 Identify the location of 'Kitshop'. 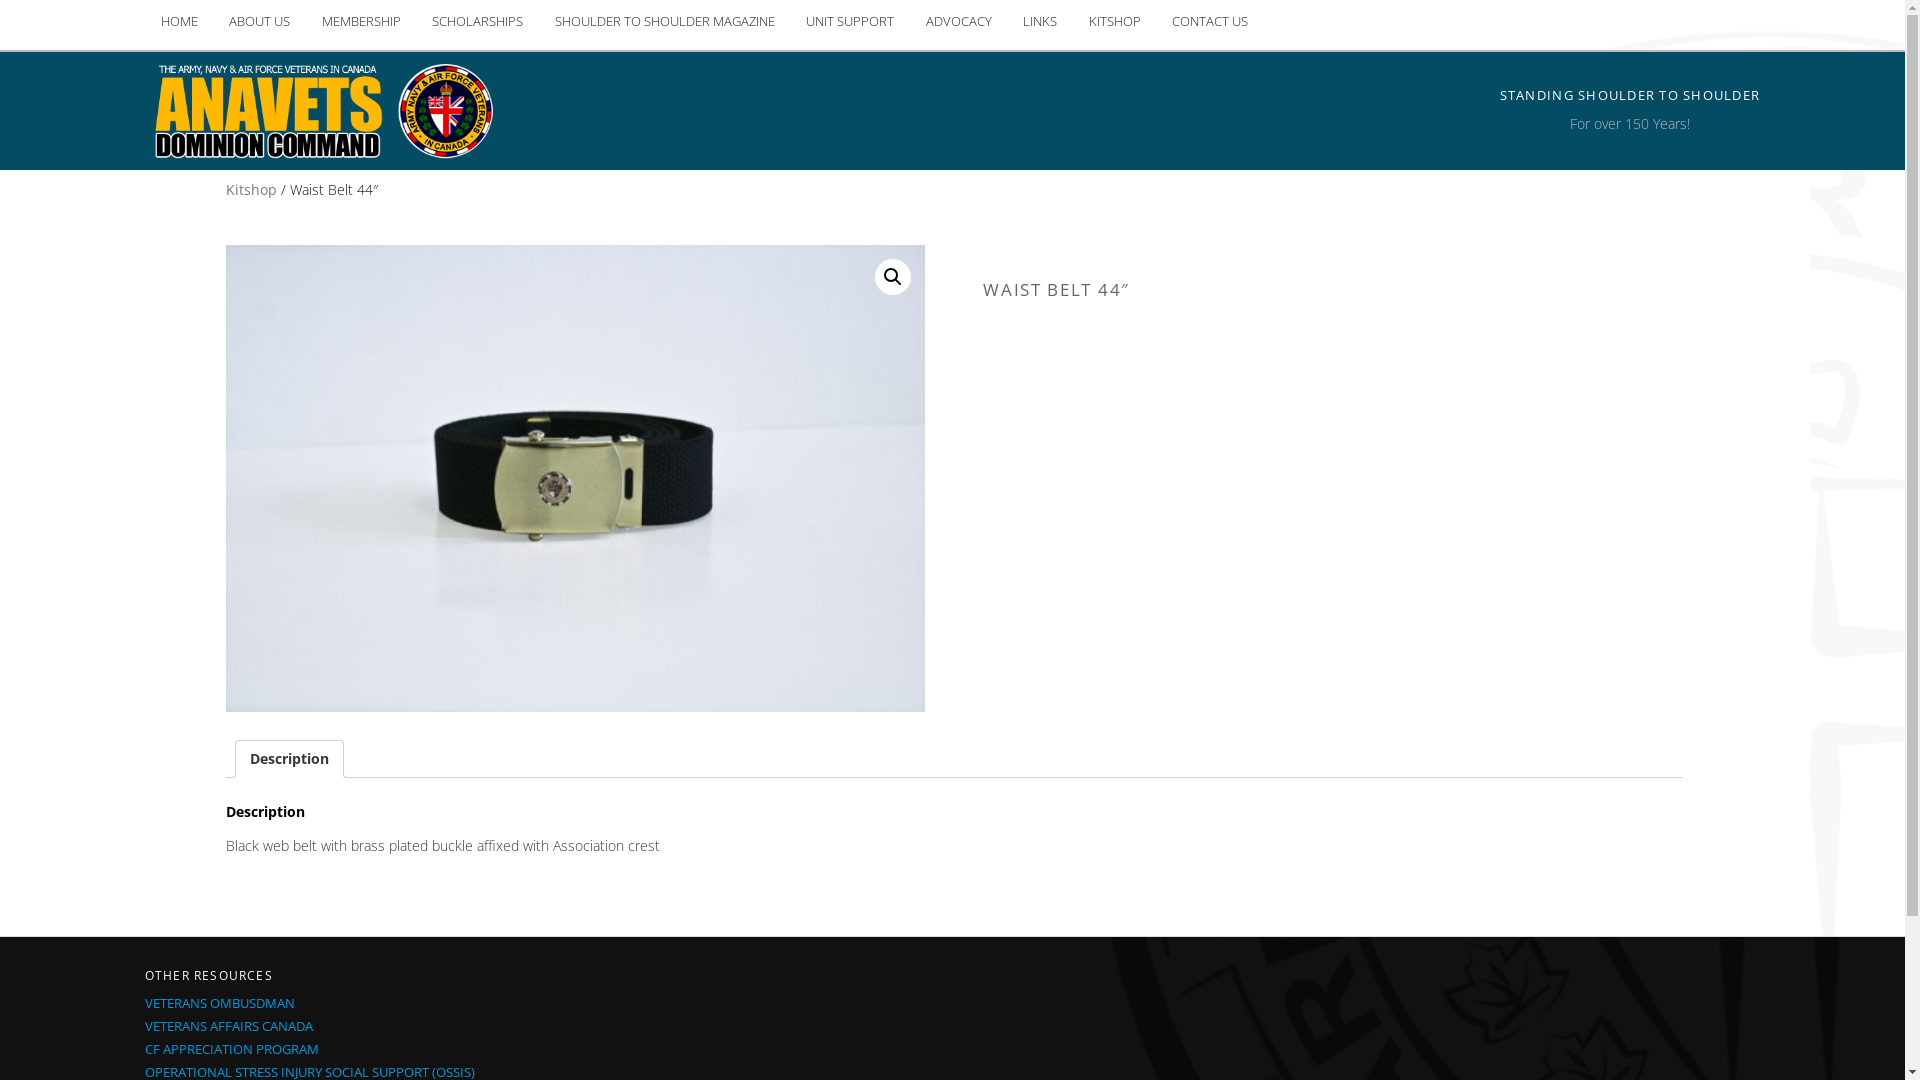
(250, 189).